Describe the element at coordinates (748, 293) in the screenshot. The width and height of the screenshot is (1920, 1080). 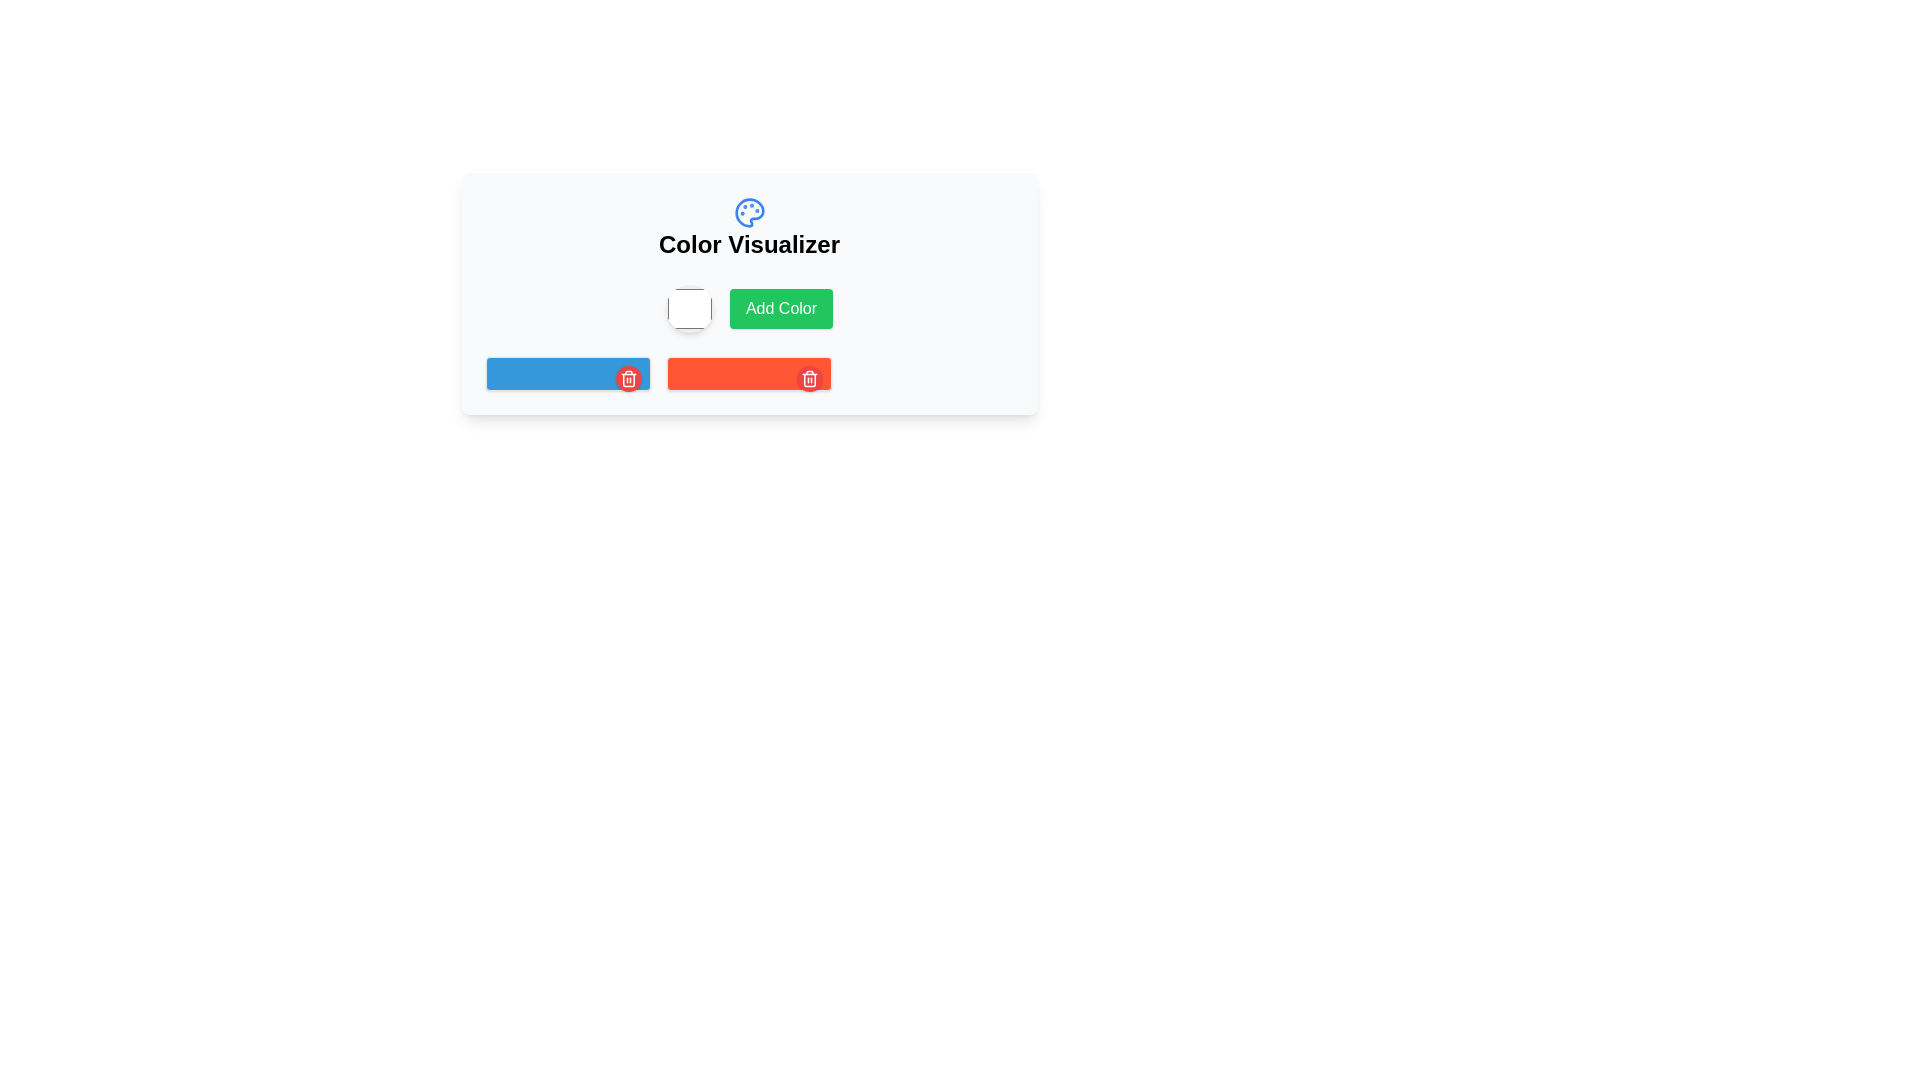
I see `the 'Add Color' button, which is a rectangular button with a green background and white text, positioned below the circular color picker` at that location.